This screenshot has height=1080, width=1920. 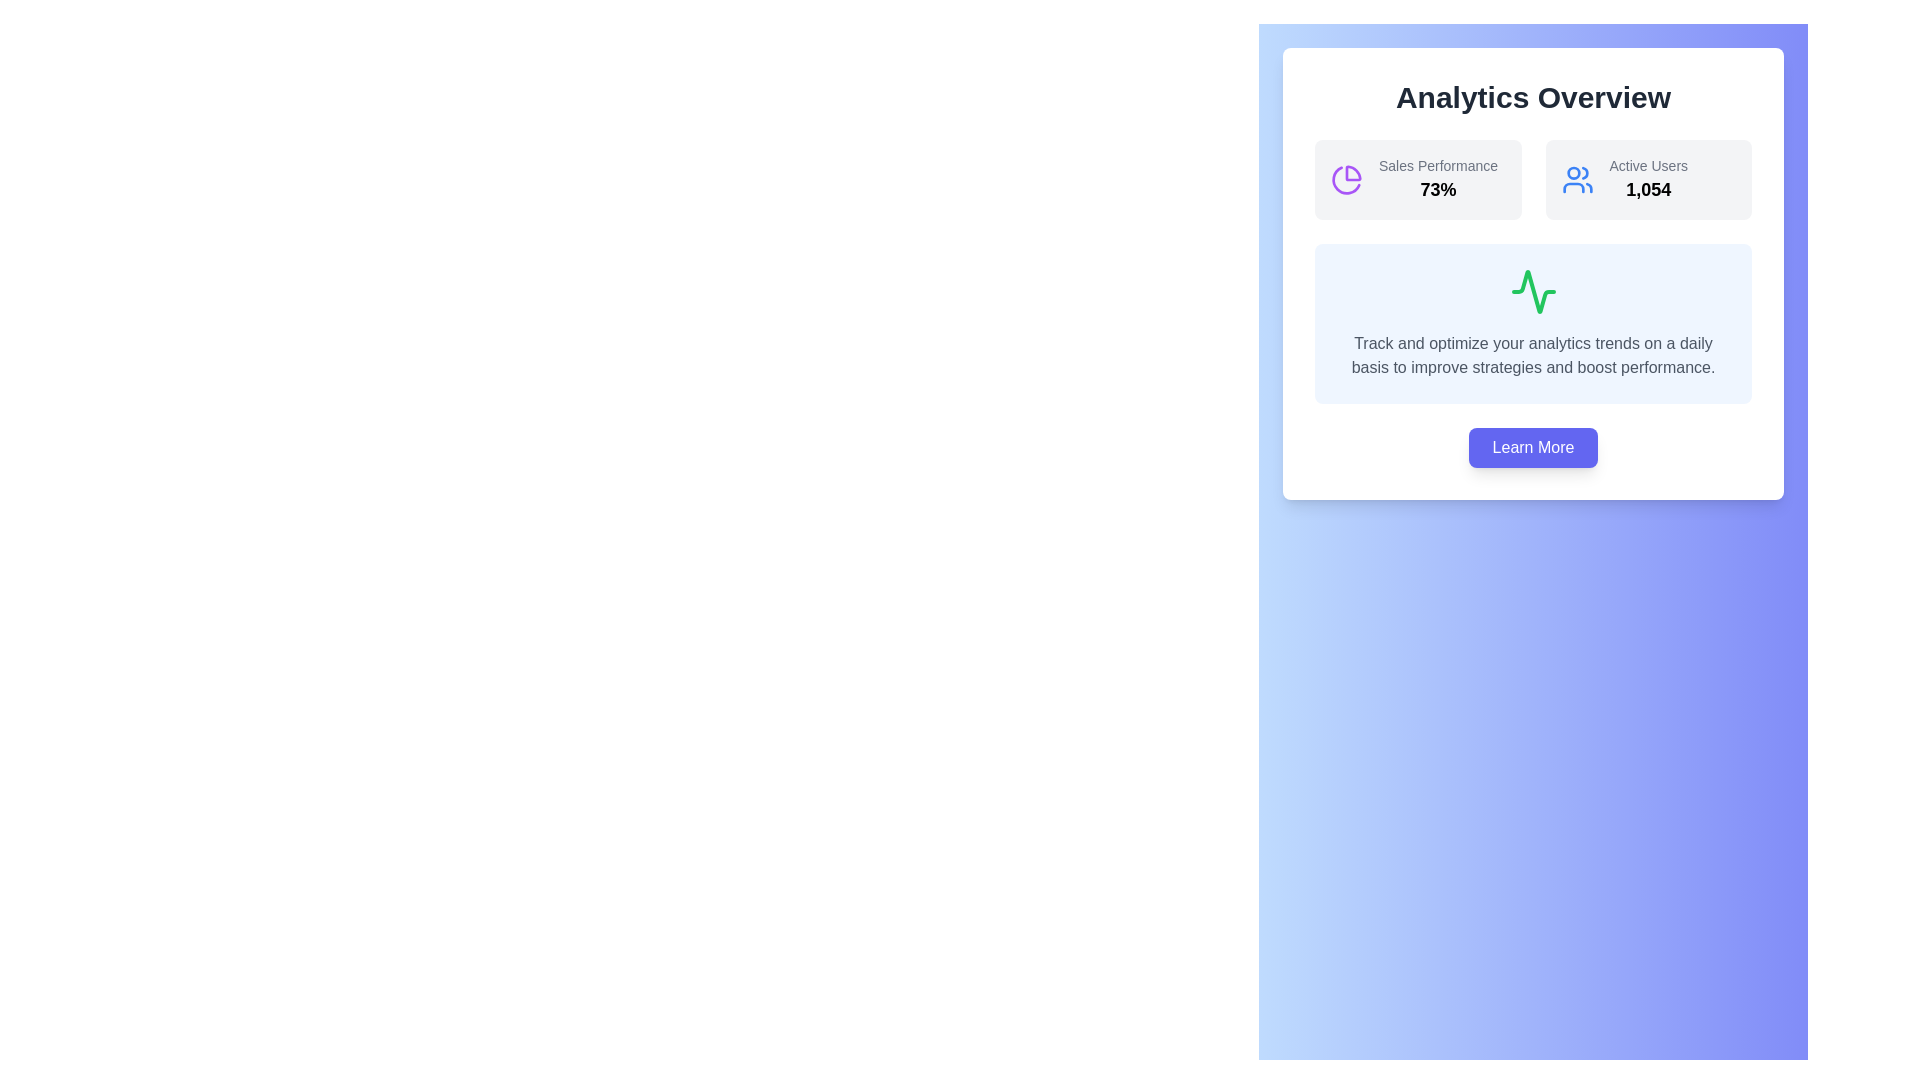 What do you see at coordinates (1532, 446) in the screenshot?
I see `the 'Learn More' button located at the bottom of the card panel` at bounding box center [1532, 446].